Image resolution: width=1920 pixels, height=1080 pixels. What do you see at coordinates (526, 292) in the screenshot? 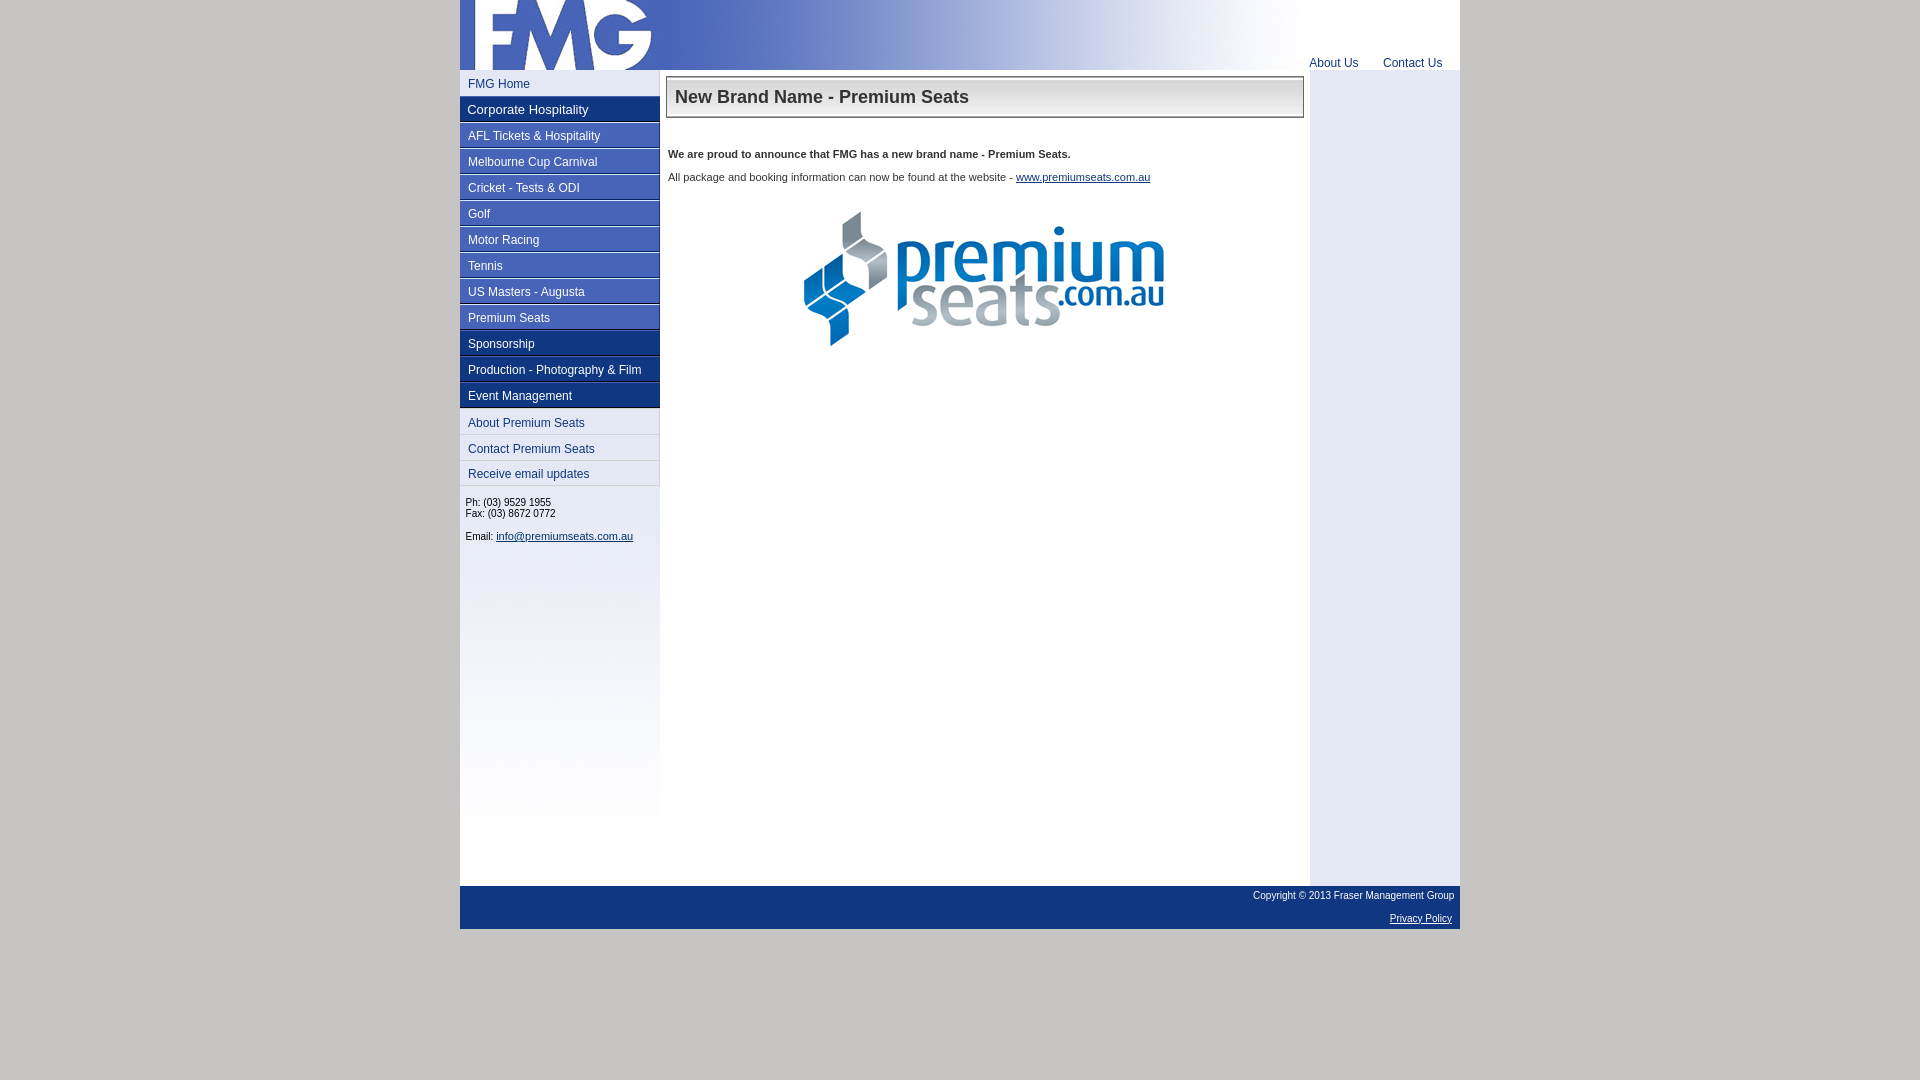
I see `'US Masters - Augusta'` at bounding box center [526, 292].